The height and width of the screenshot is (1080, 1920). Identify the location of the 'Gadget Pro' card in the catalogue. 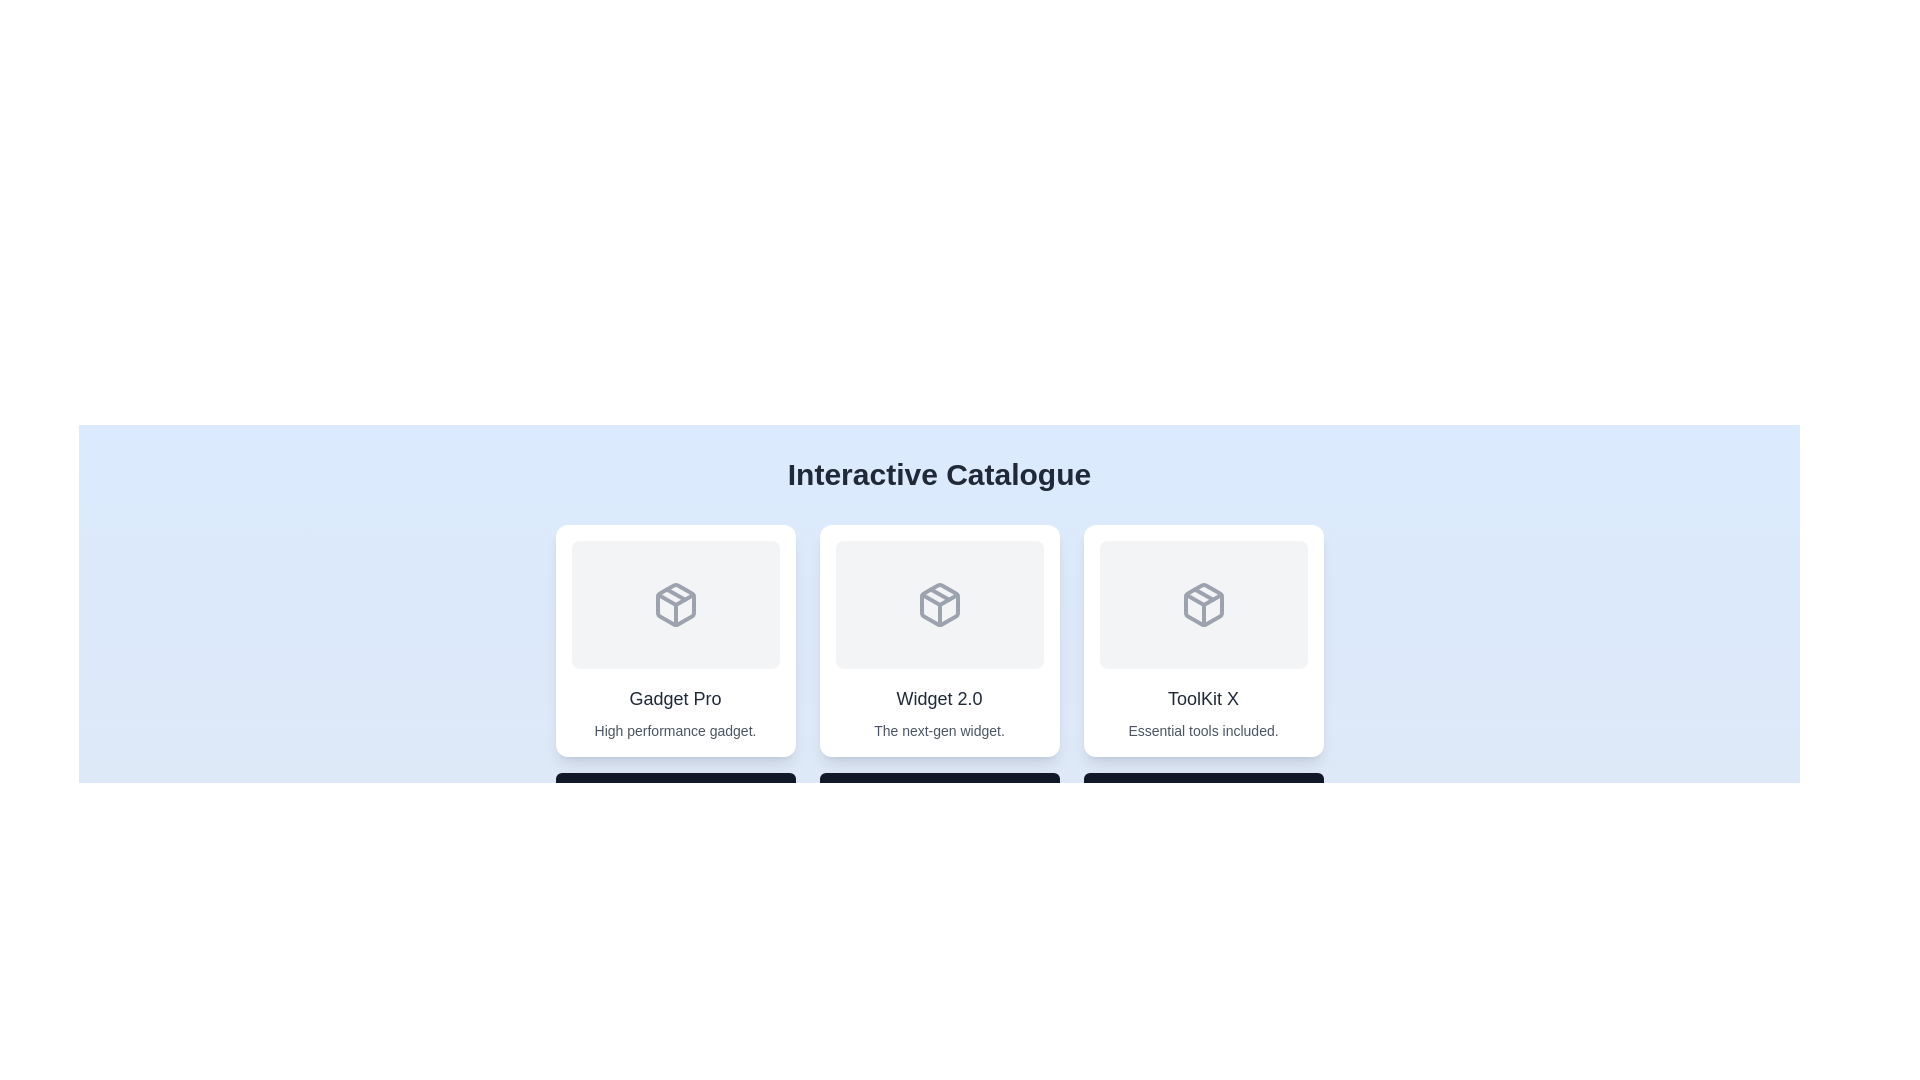
(675, 640).